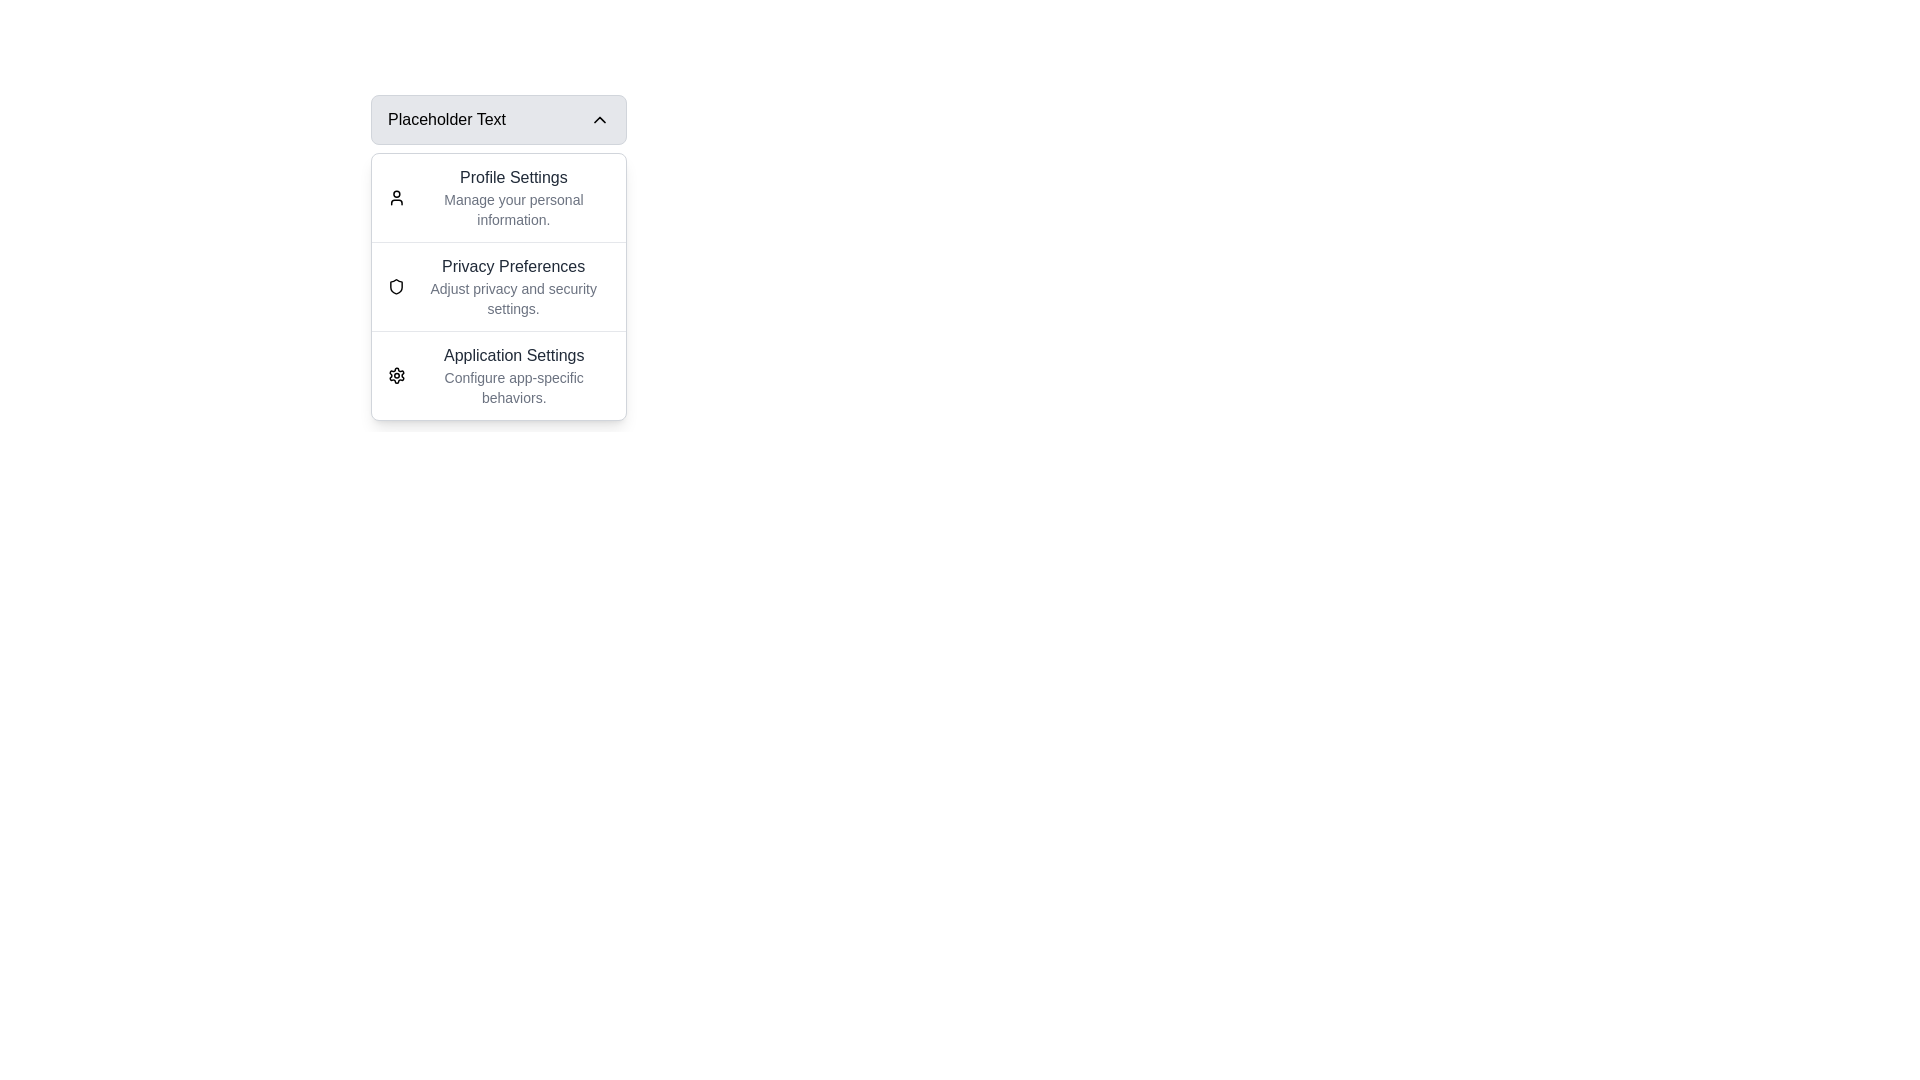  What do you see at coordinates (499, 197) in the screenshot?
I see `the 'Profile Settings' button` at bounding box center [499, 197].